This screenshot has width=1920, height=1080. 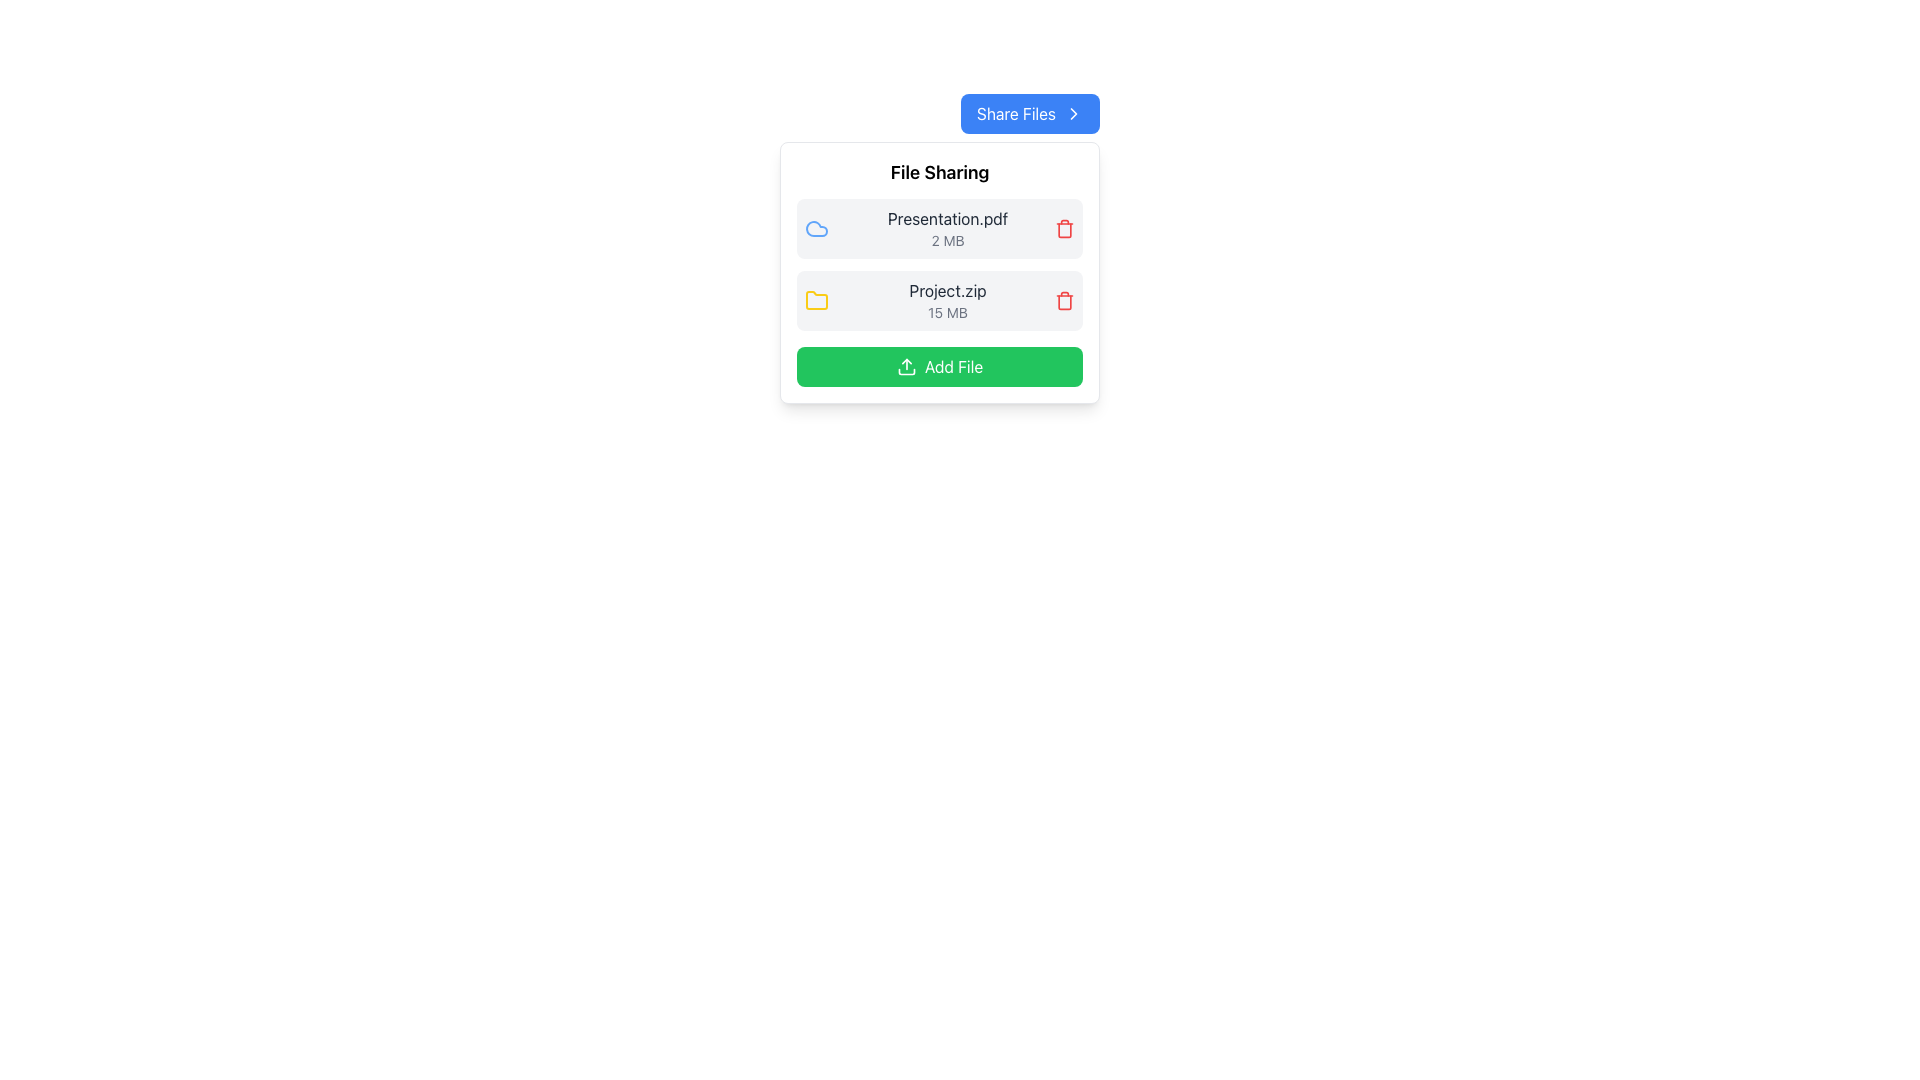 What do you see at coordinates (1064, 300) in the screenshot?
I see `the delete button icon for 'Project.zip' to darken its red color` at bounding box center [1064, 300].